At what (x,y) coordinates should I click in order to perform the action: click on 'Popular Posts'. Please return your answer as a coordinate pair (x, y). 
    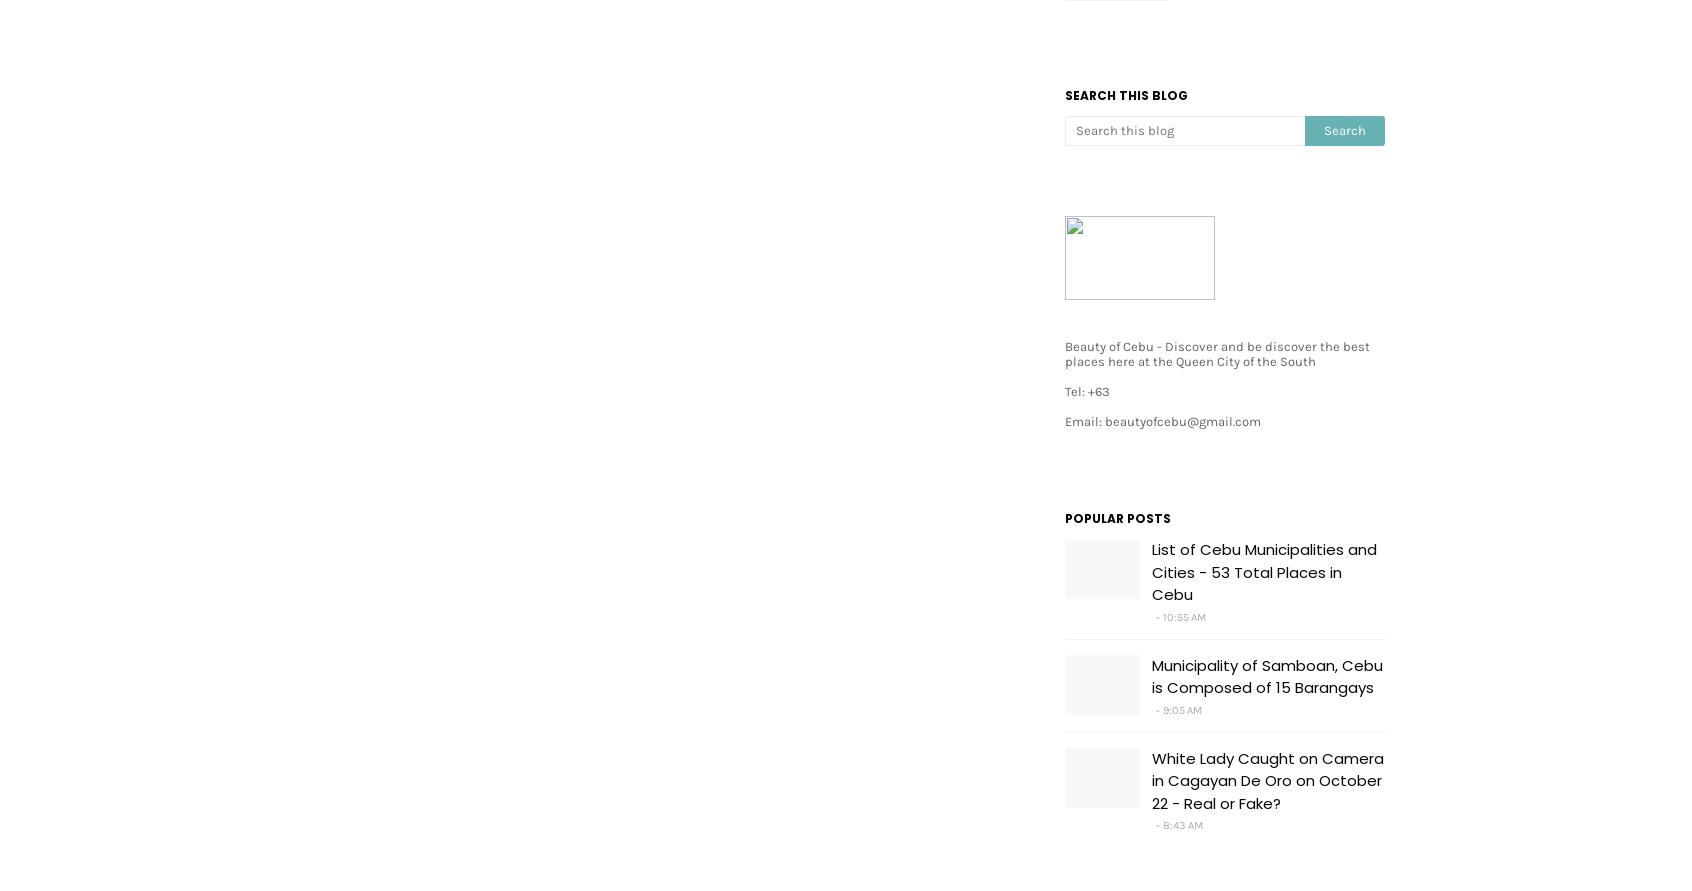
    Looking at the image, I should click on (1118, 517).